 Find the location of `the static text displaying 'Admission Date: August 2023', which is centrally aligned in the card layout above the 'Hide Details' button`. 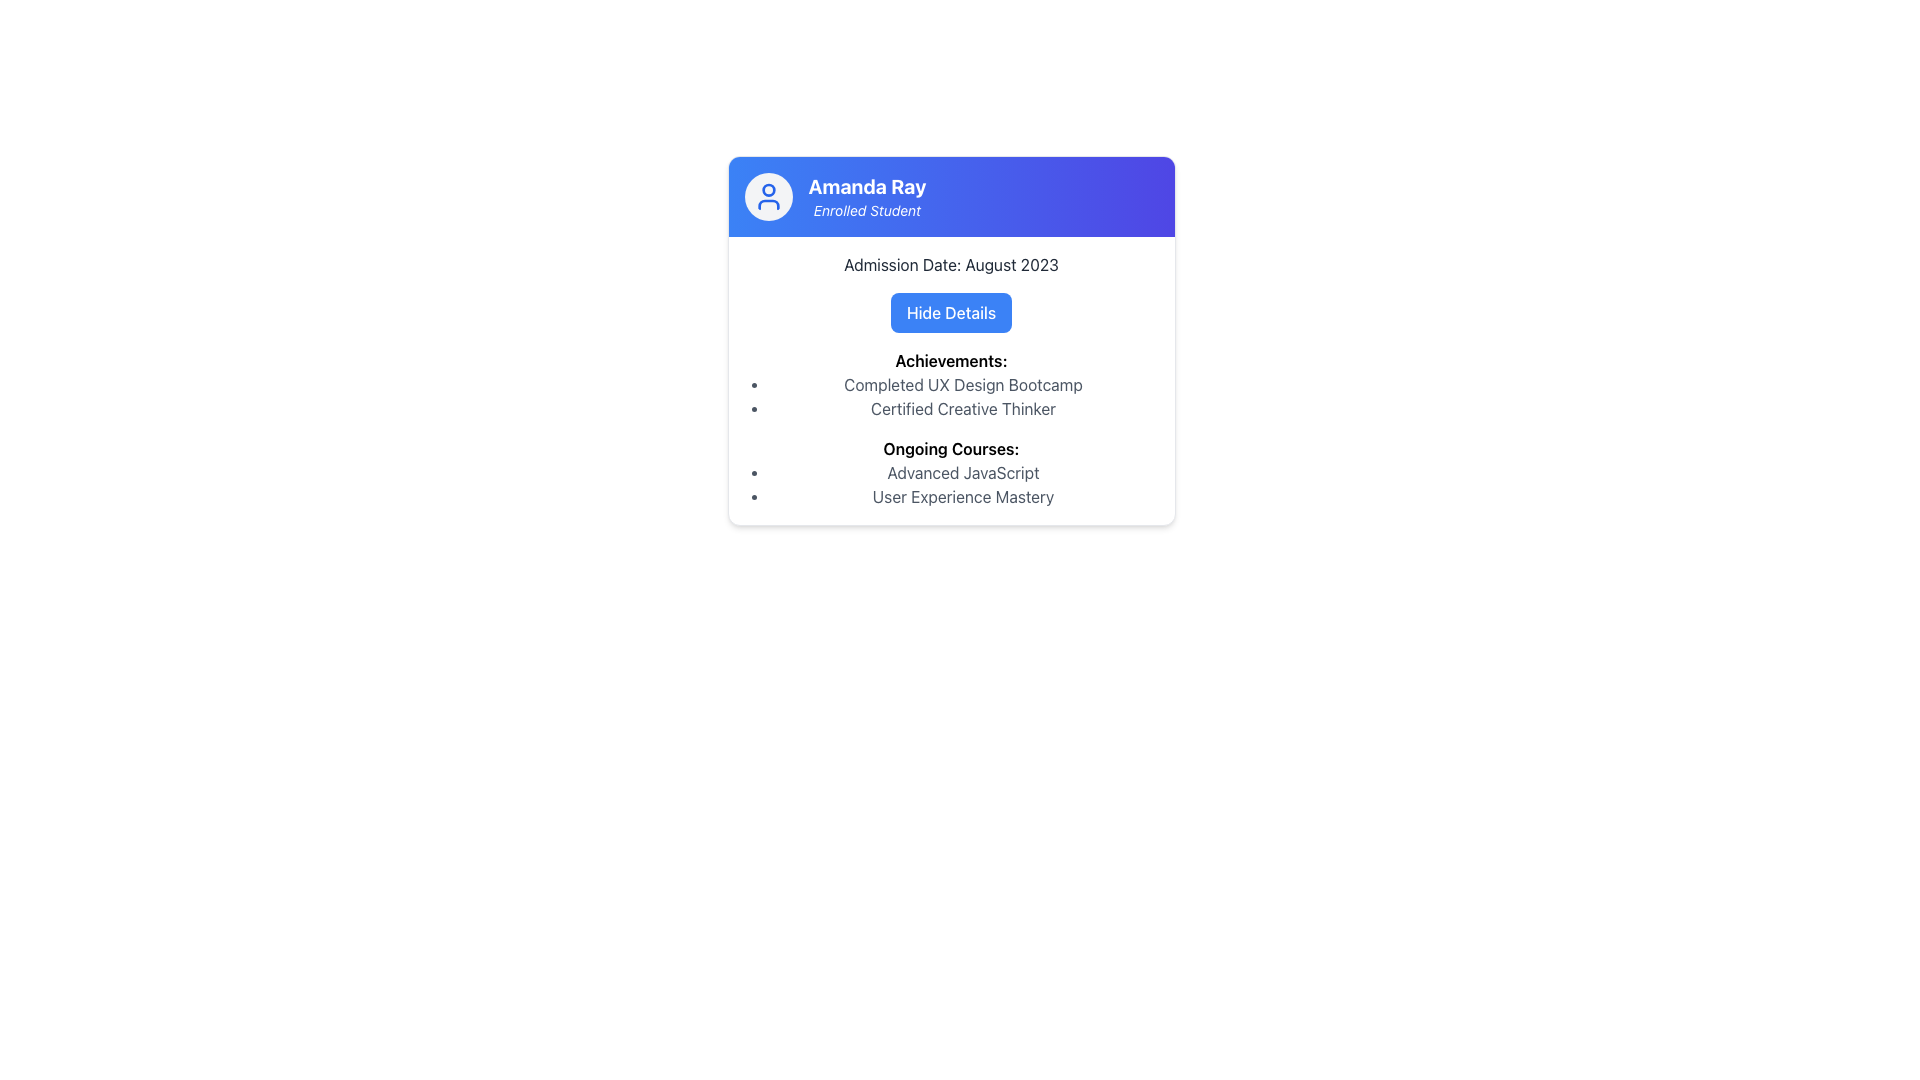

the static text displaying 'Admission Date: August 2023', which is centrally aligned in the card layout above the 'Hide Details' button is located at coordinates (950, 264).